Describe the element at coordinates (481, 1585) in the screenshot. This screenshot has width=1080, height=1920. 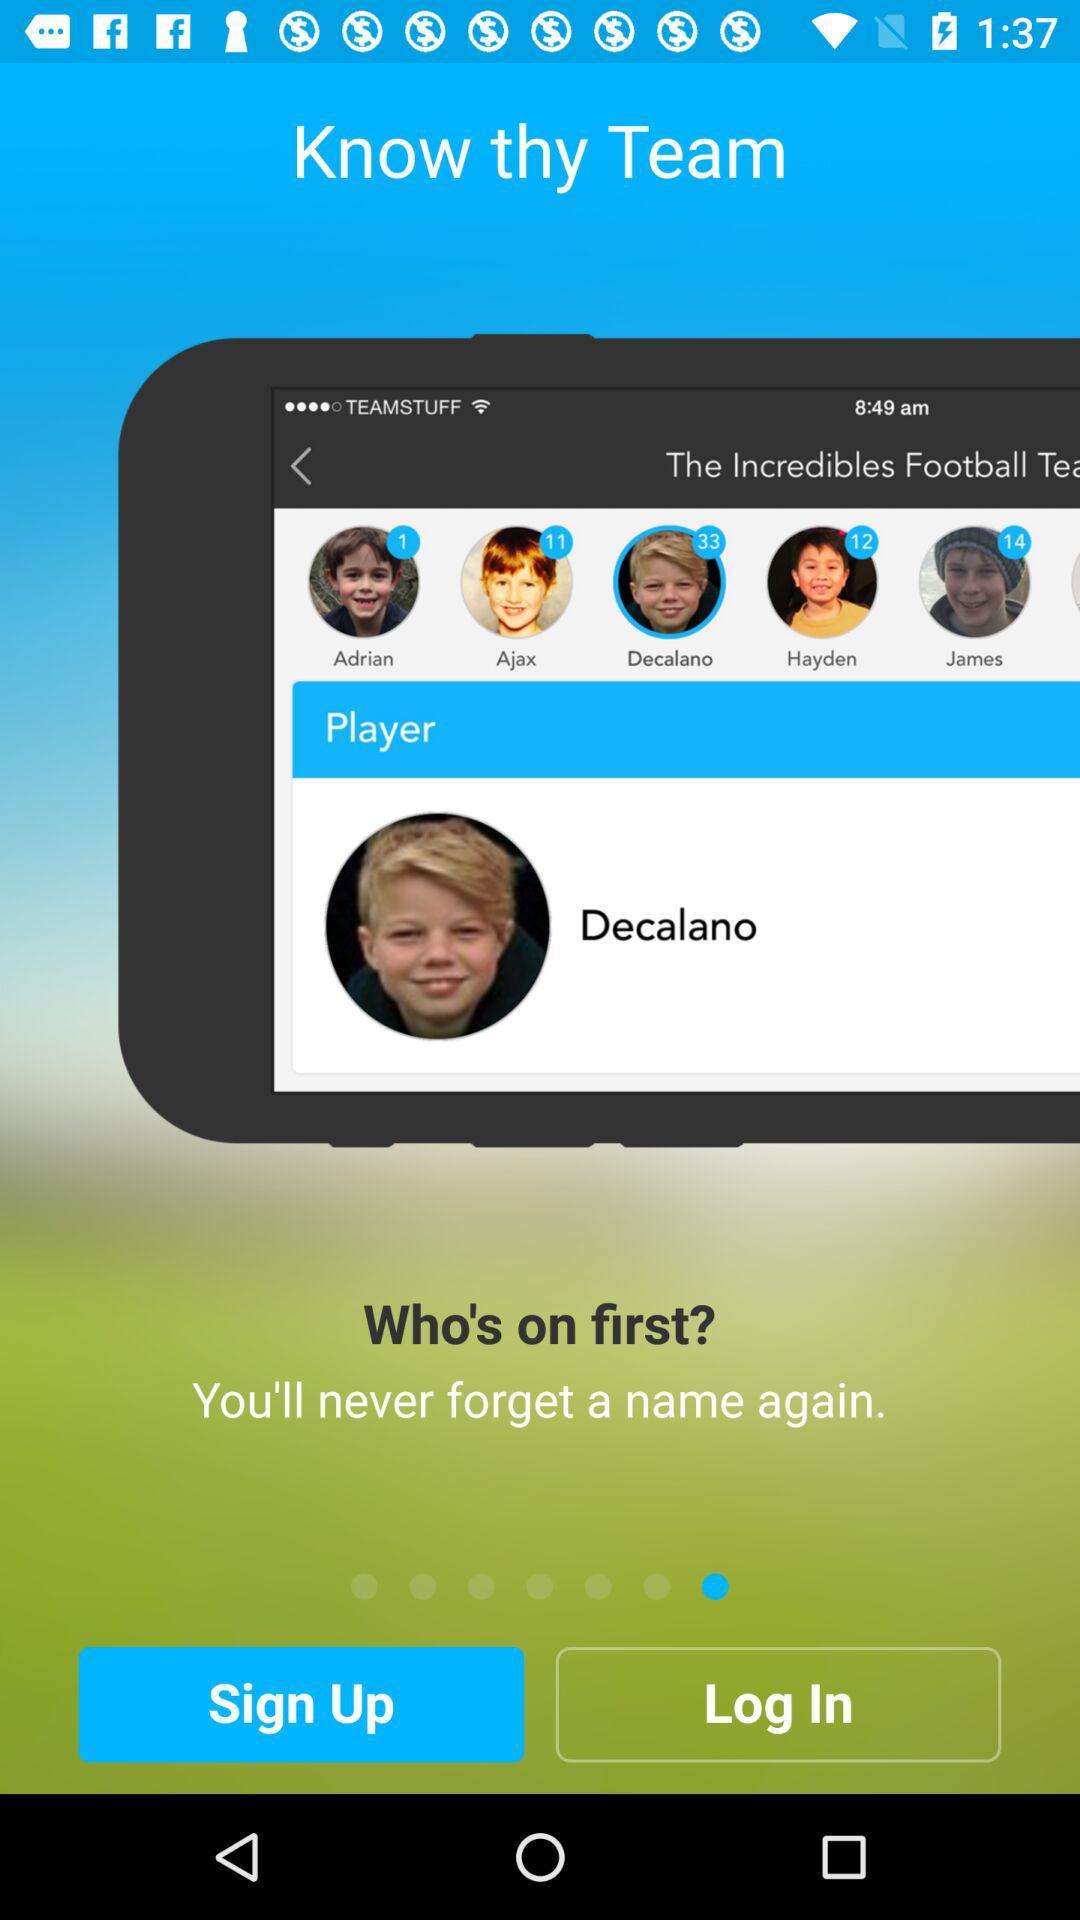
I see `the icon below you ll never icon` at that location.